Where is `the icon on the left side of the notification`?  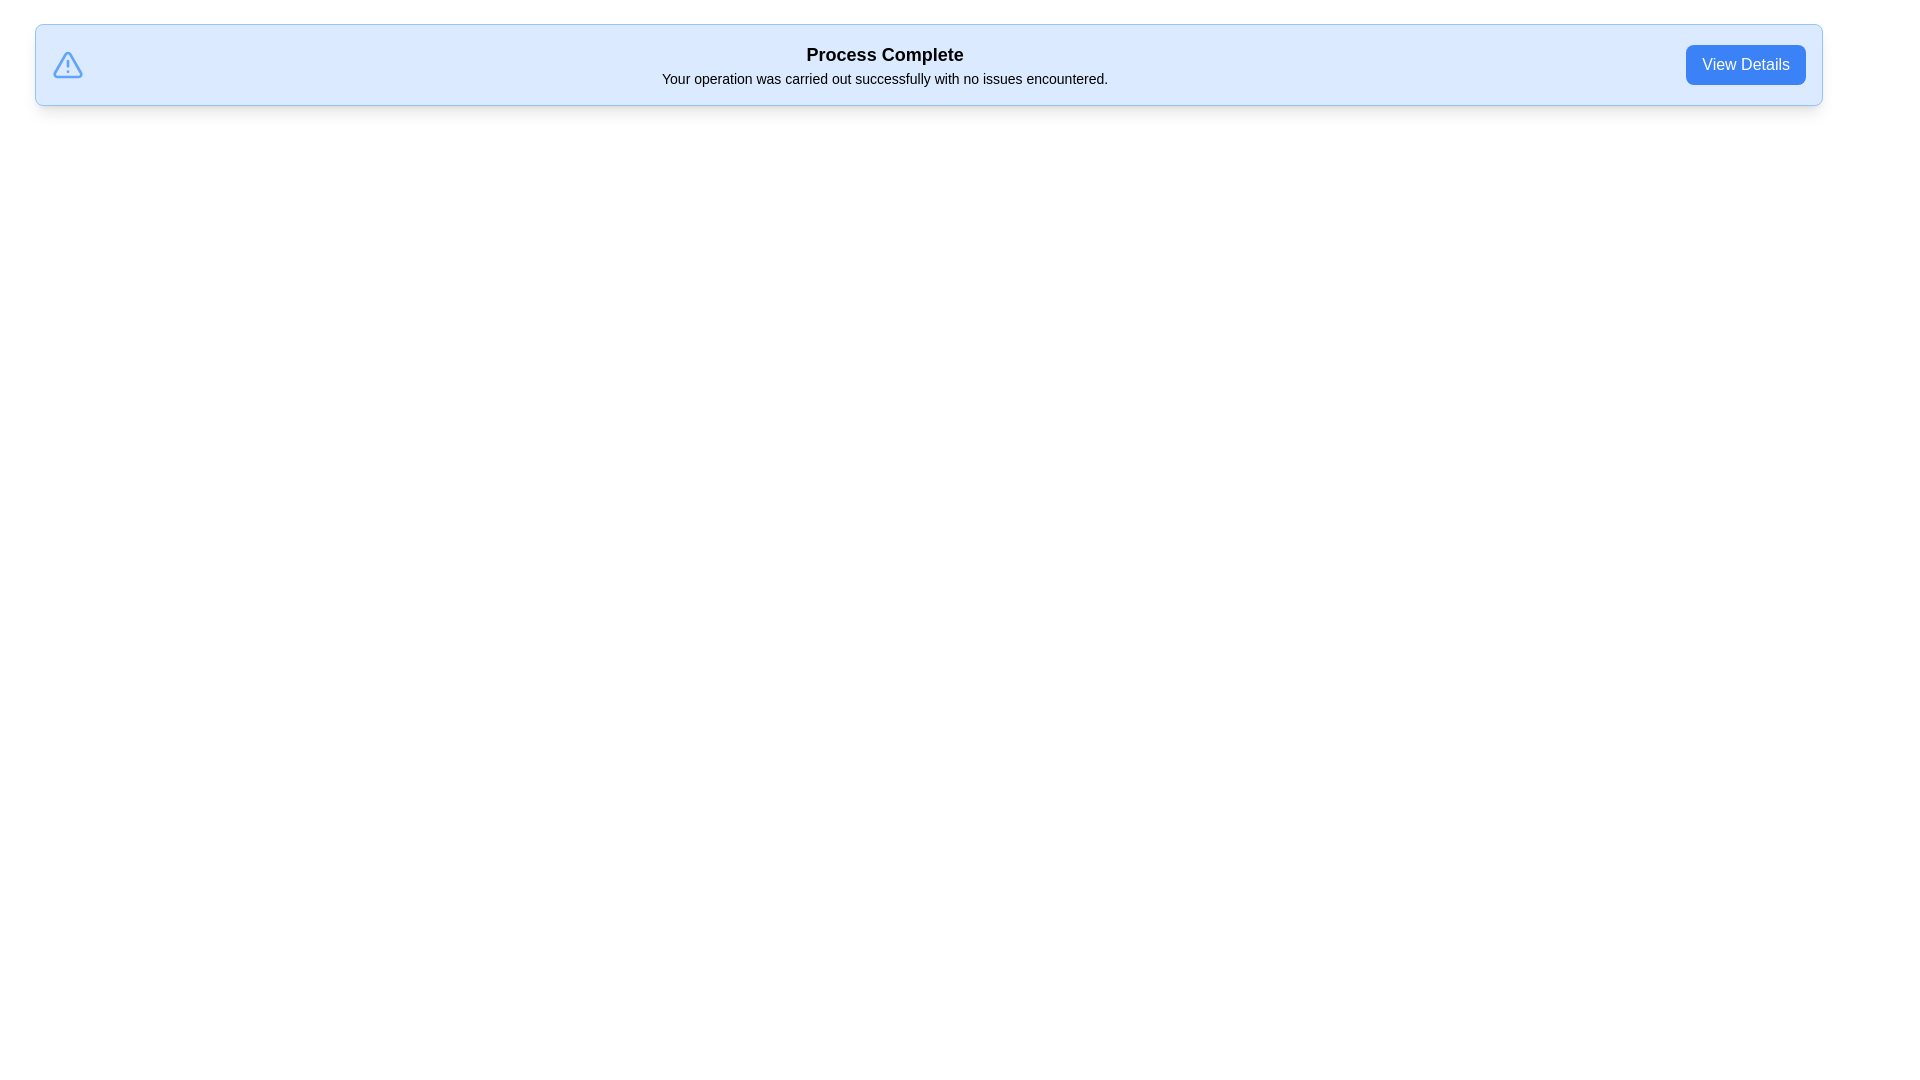
the icon on the left side of the notification is located at coordinates (67, 64).